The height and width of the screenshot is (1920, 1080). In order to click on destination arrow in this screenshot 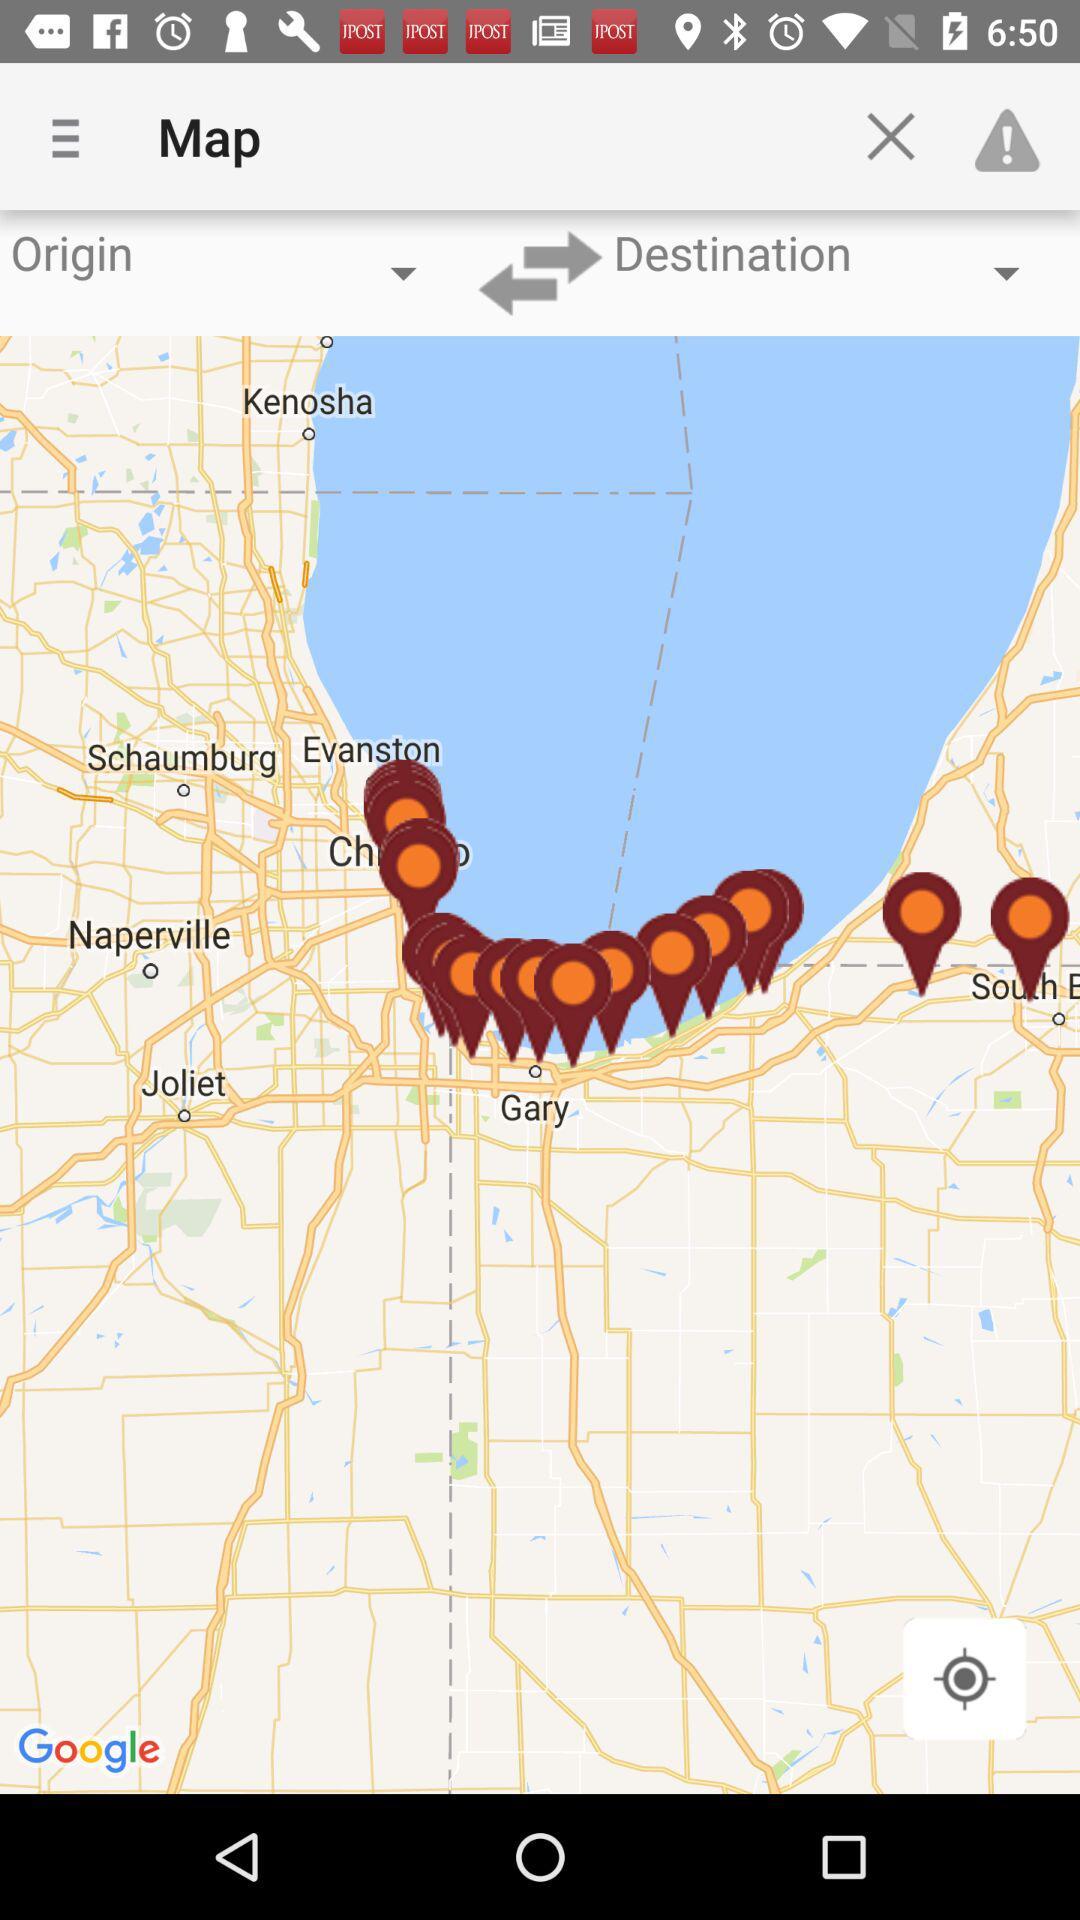, I will do `click(540, 272)`.